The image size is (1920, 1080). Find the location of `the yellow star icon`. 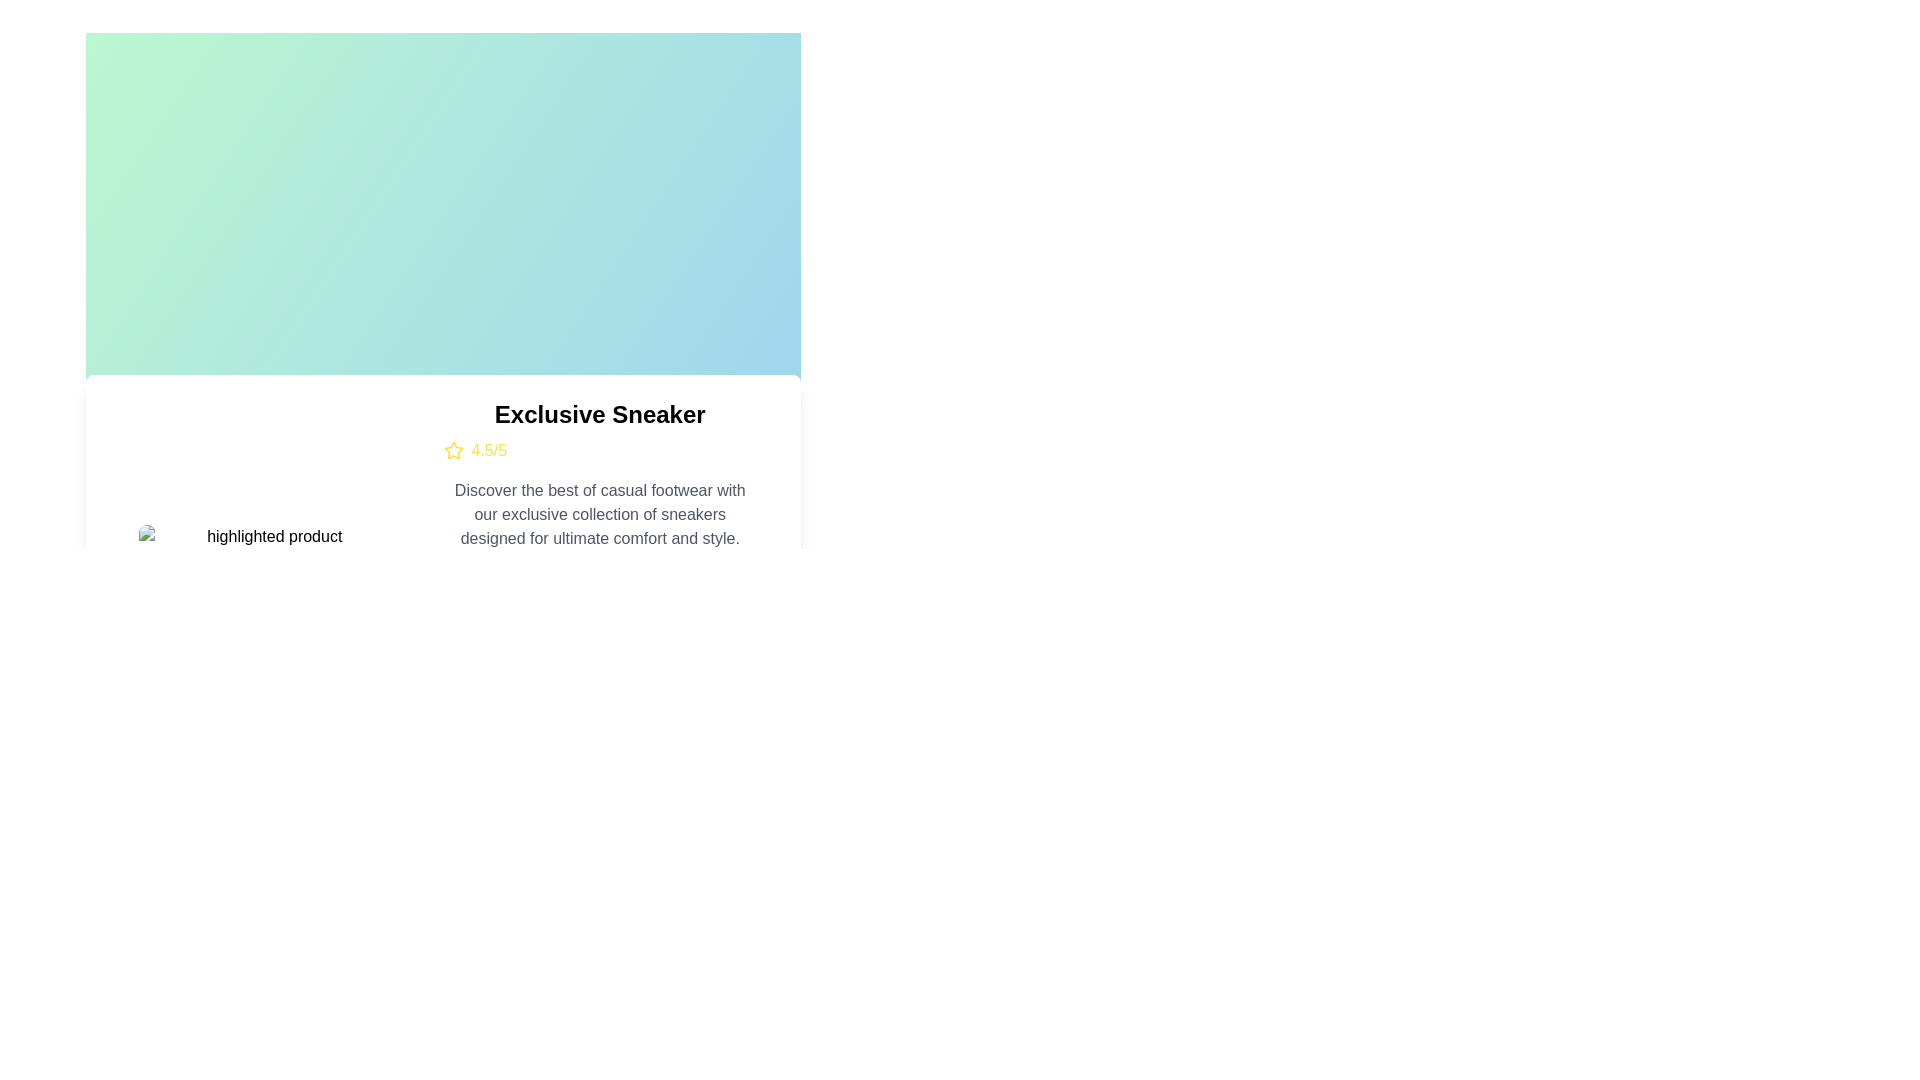

the yellow star icon is located at coordinates (451, 450).